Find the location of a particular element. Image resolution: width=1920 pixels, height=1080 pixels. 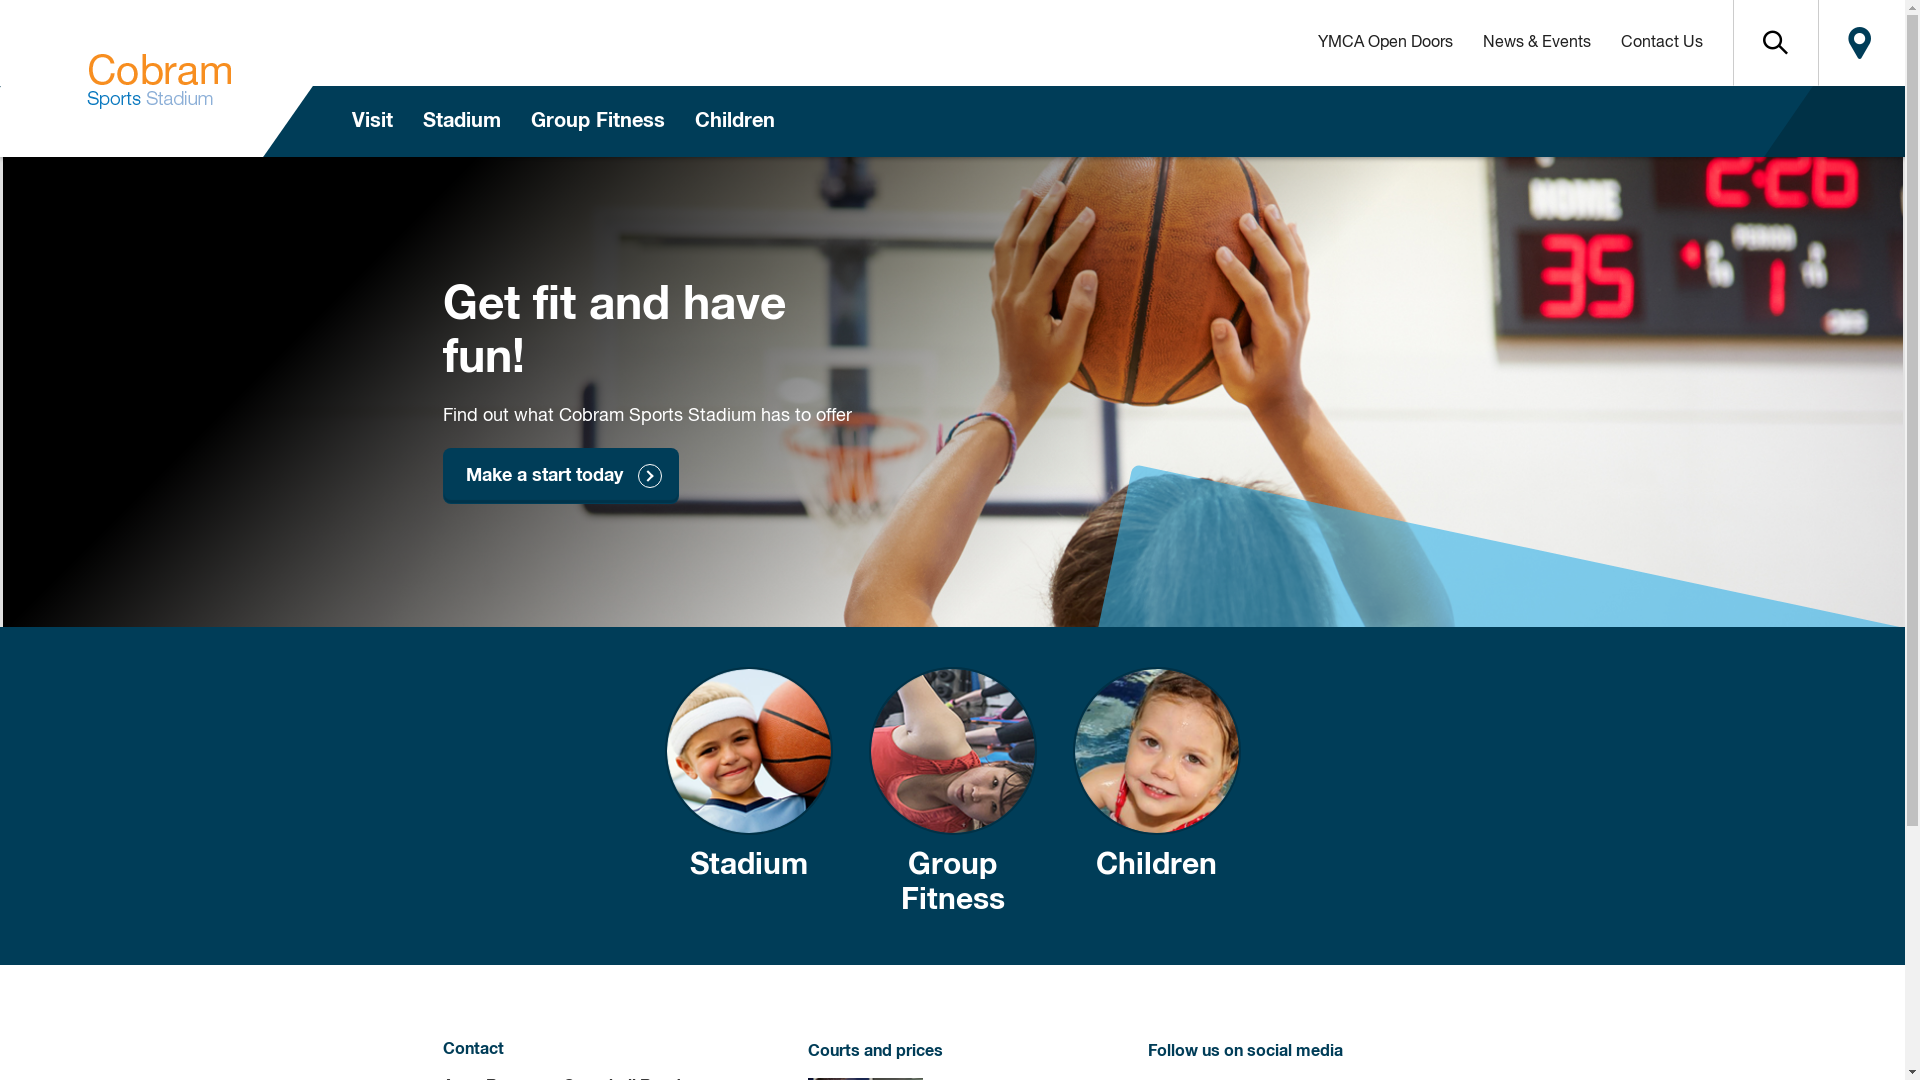

'YMCA Open Doors' is located at coordinates (1383, 42).